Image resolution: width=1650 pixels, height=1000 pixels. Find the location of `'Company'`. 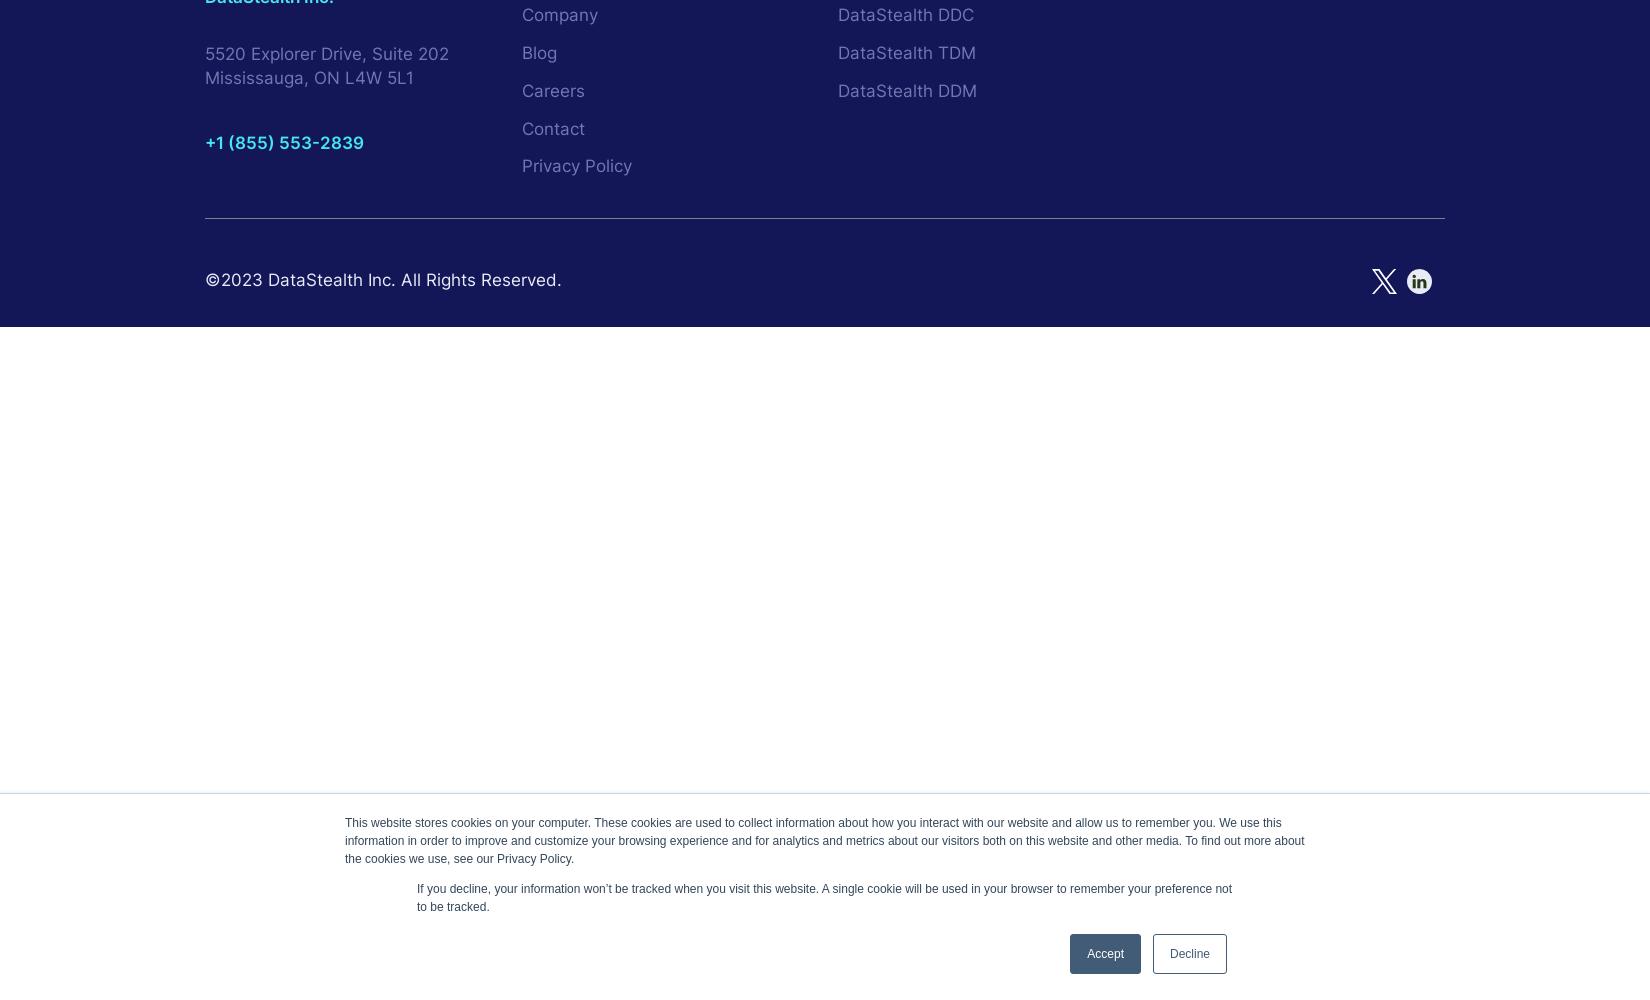

'Company' is located at coordinates (558, 15).